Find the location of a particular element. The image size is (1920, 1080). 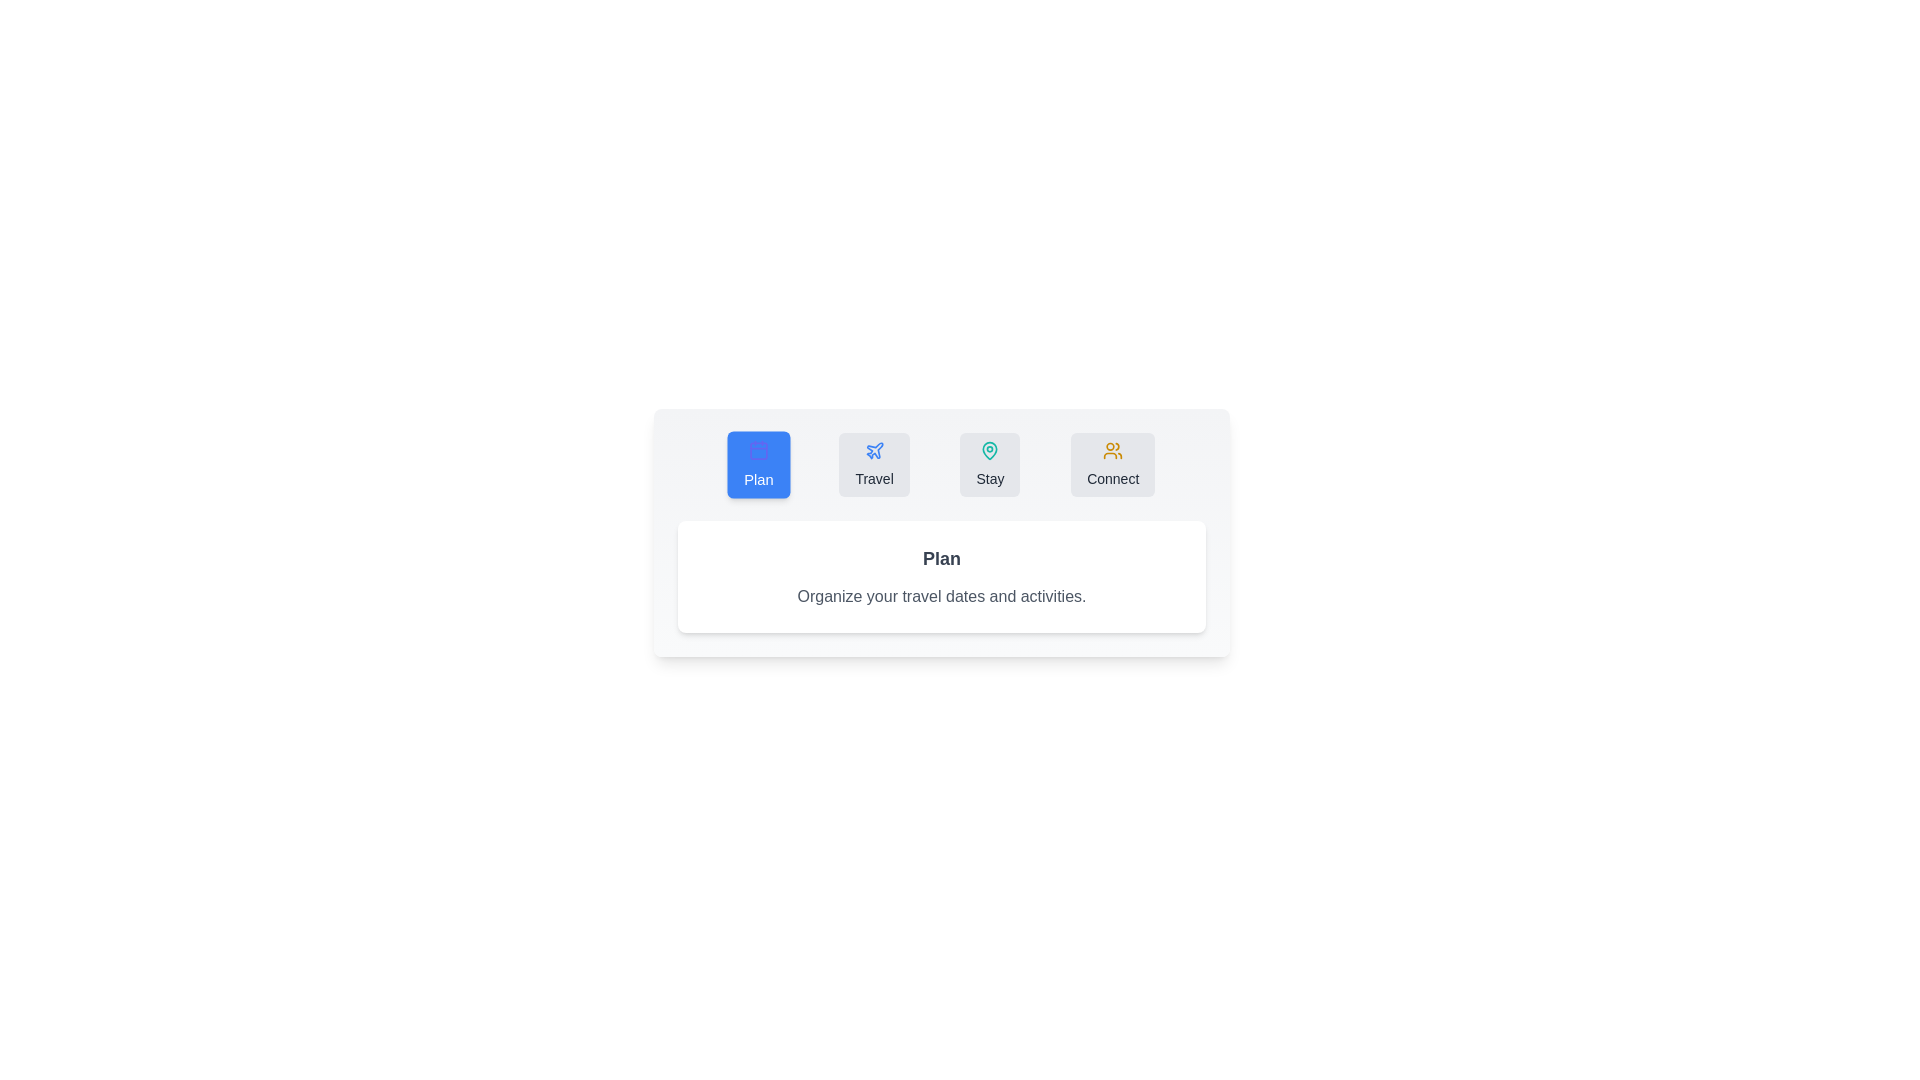

the tab labeled 'Plan' to preview its hover state is located at coordinates (757, 465).